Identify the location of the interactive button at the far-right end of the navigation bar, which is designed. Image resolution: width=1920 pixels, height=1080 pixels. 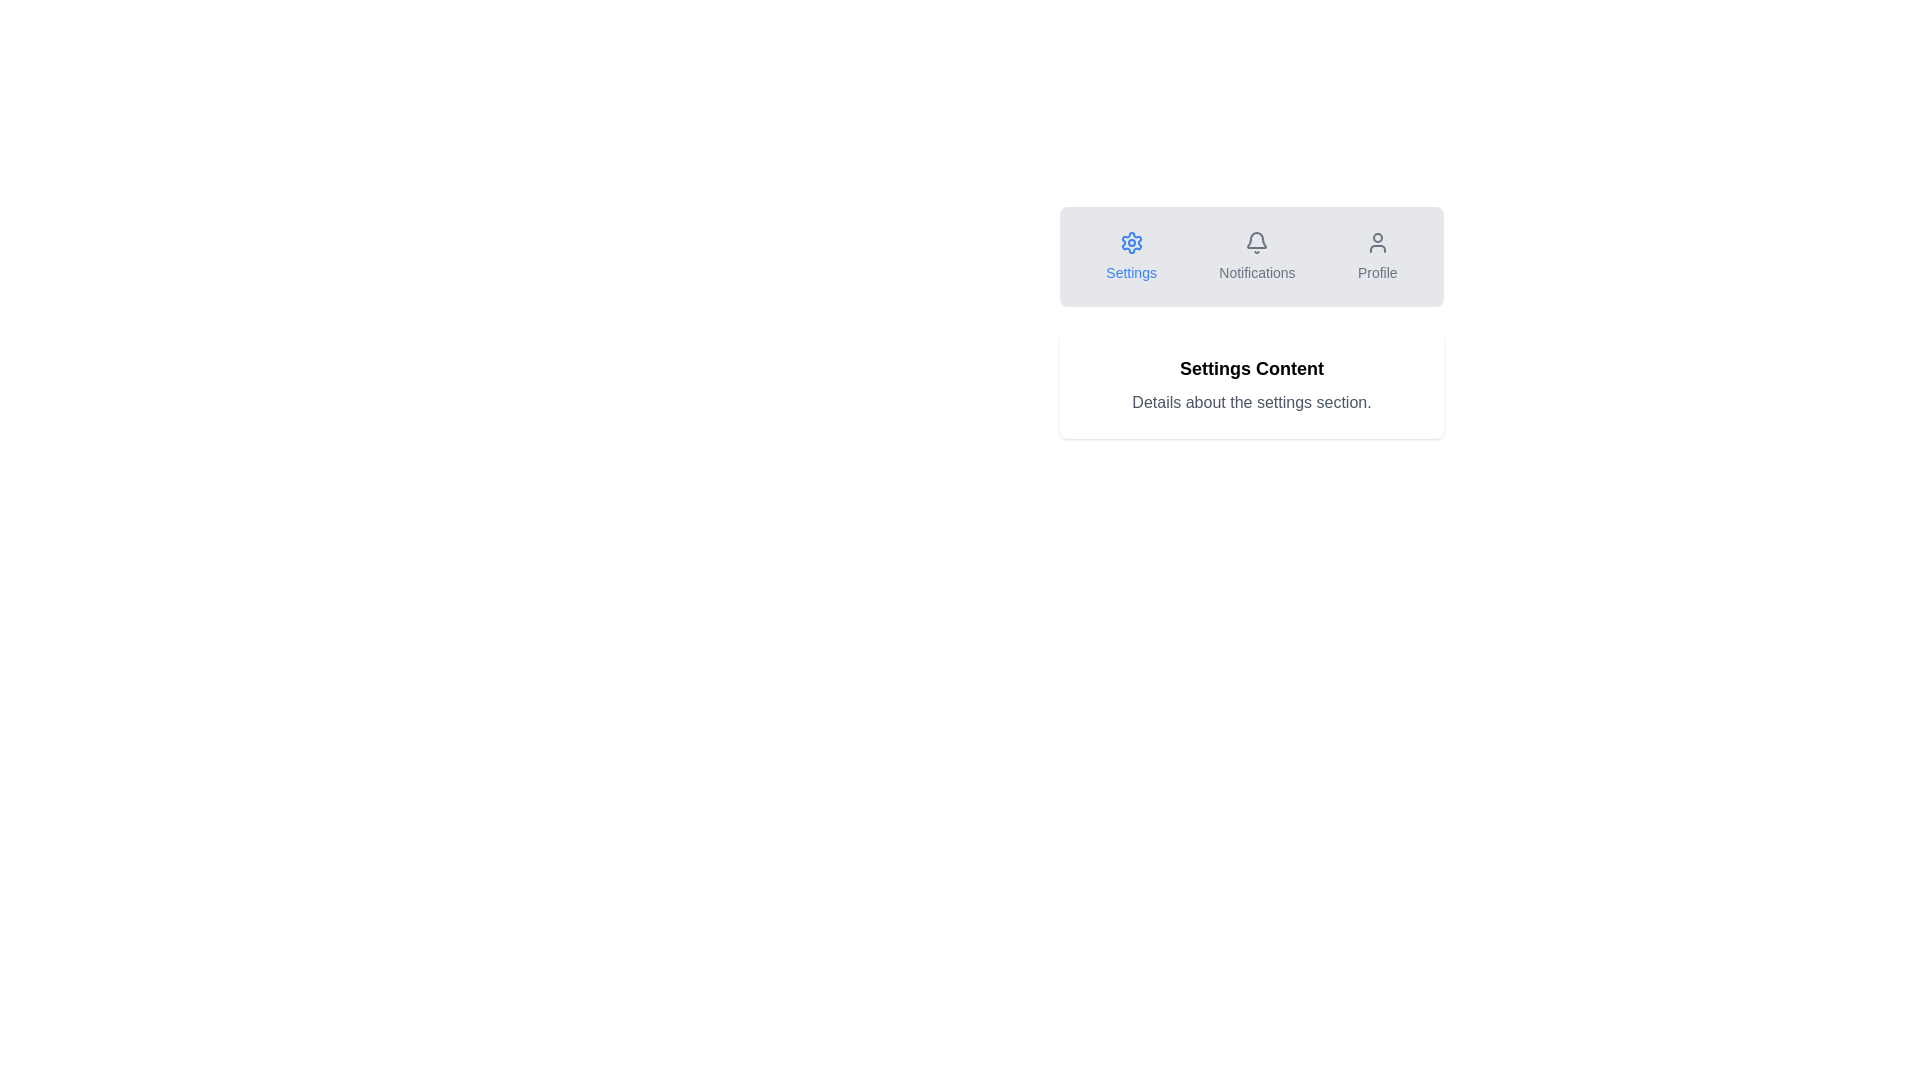
(1376, 256).